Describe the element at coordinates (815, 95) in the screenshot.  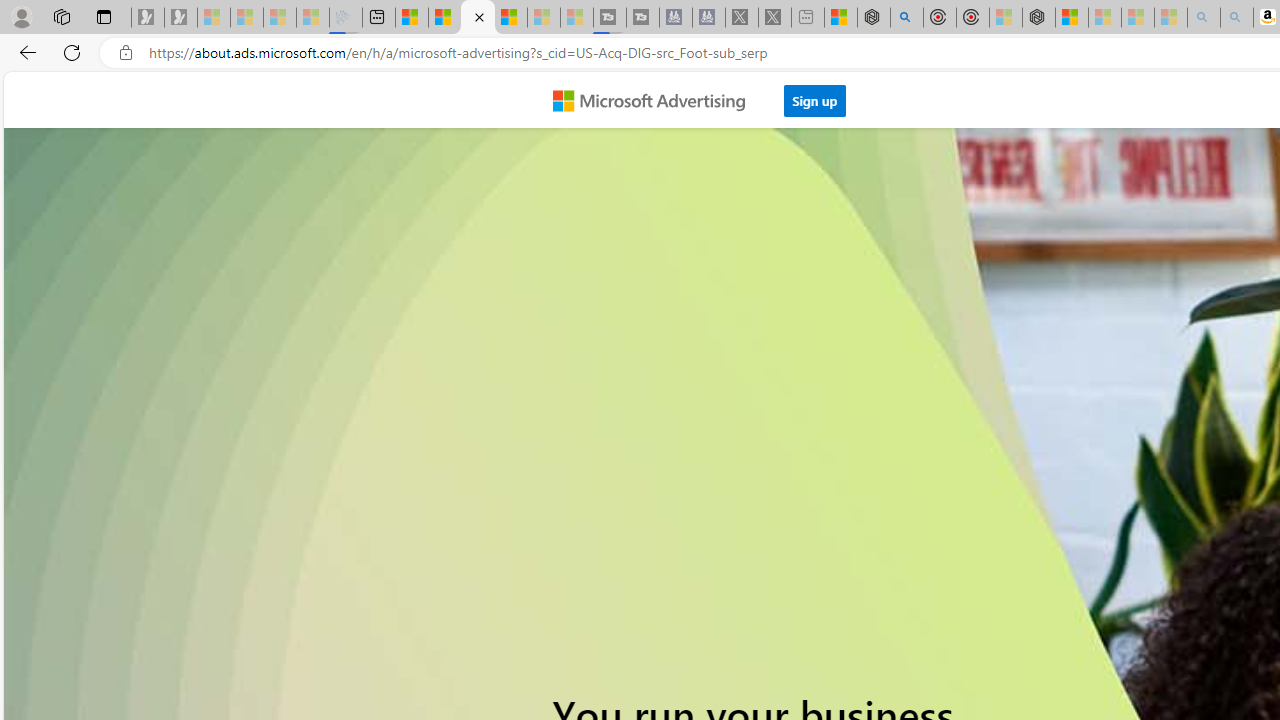
I see `'Sign up'` at that location.